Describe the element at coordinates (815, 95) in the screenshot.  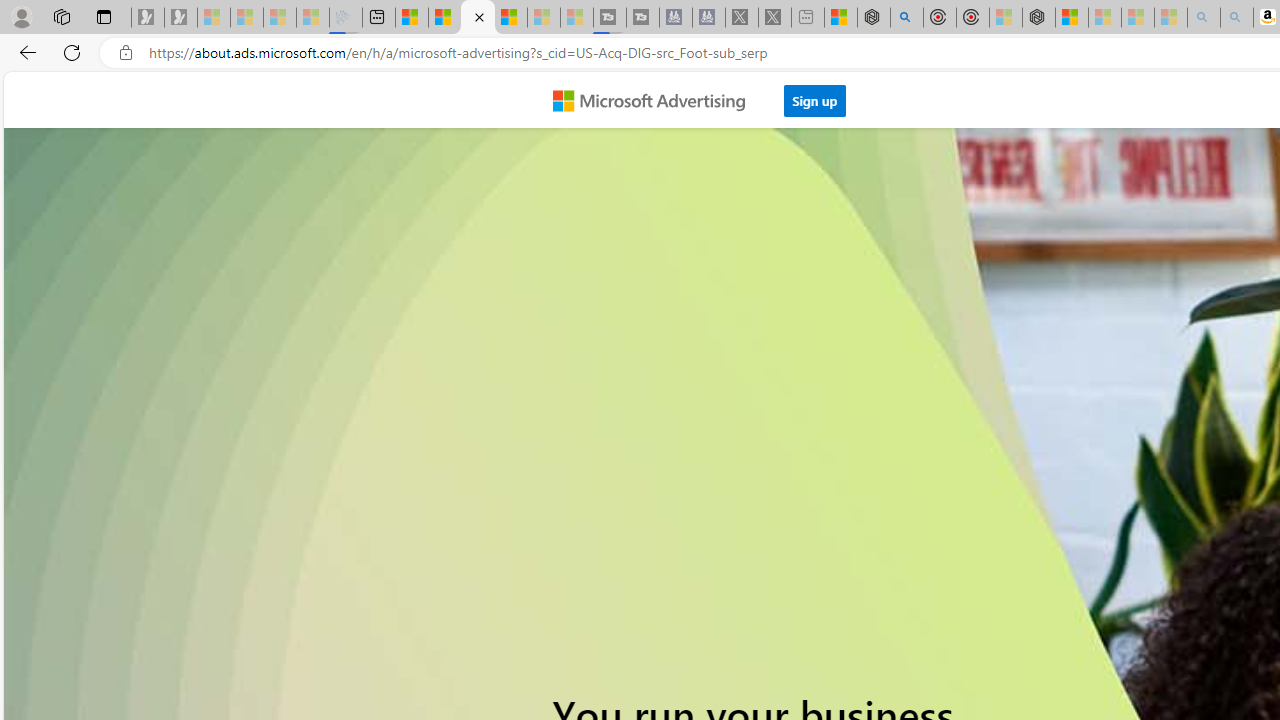
I see `'Sign up'` at that location.